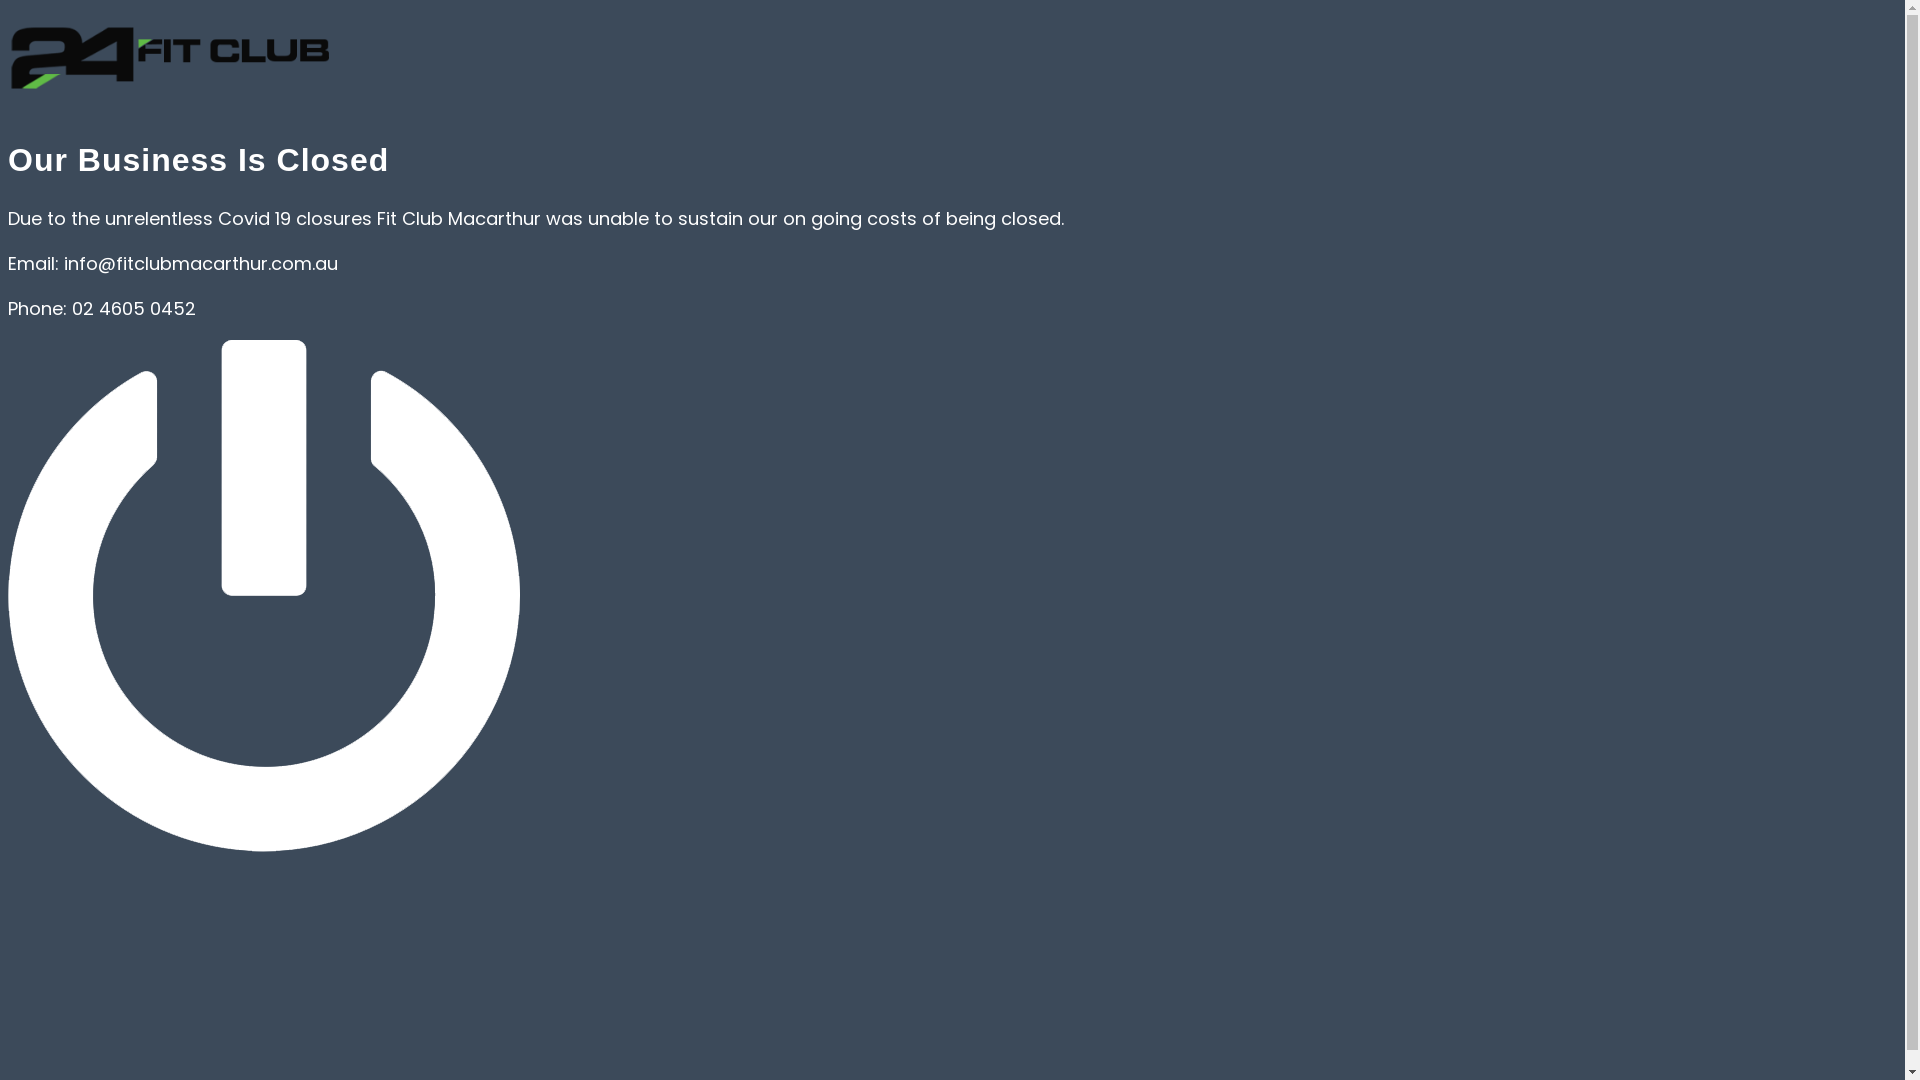 The height and width of the screenshot is (1080, 1920). Describe the element at coordinates (133, 308) in the screenshot. I see `'02 4605 0452'` at that location.